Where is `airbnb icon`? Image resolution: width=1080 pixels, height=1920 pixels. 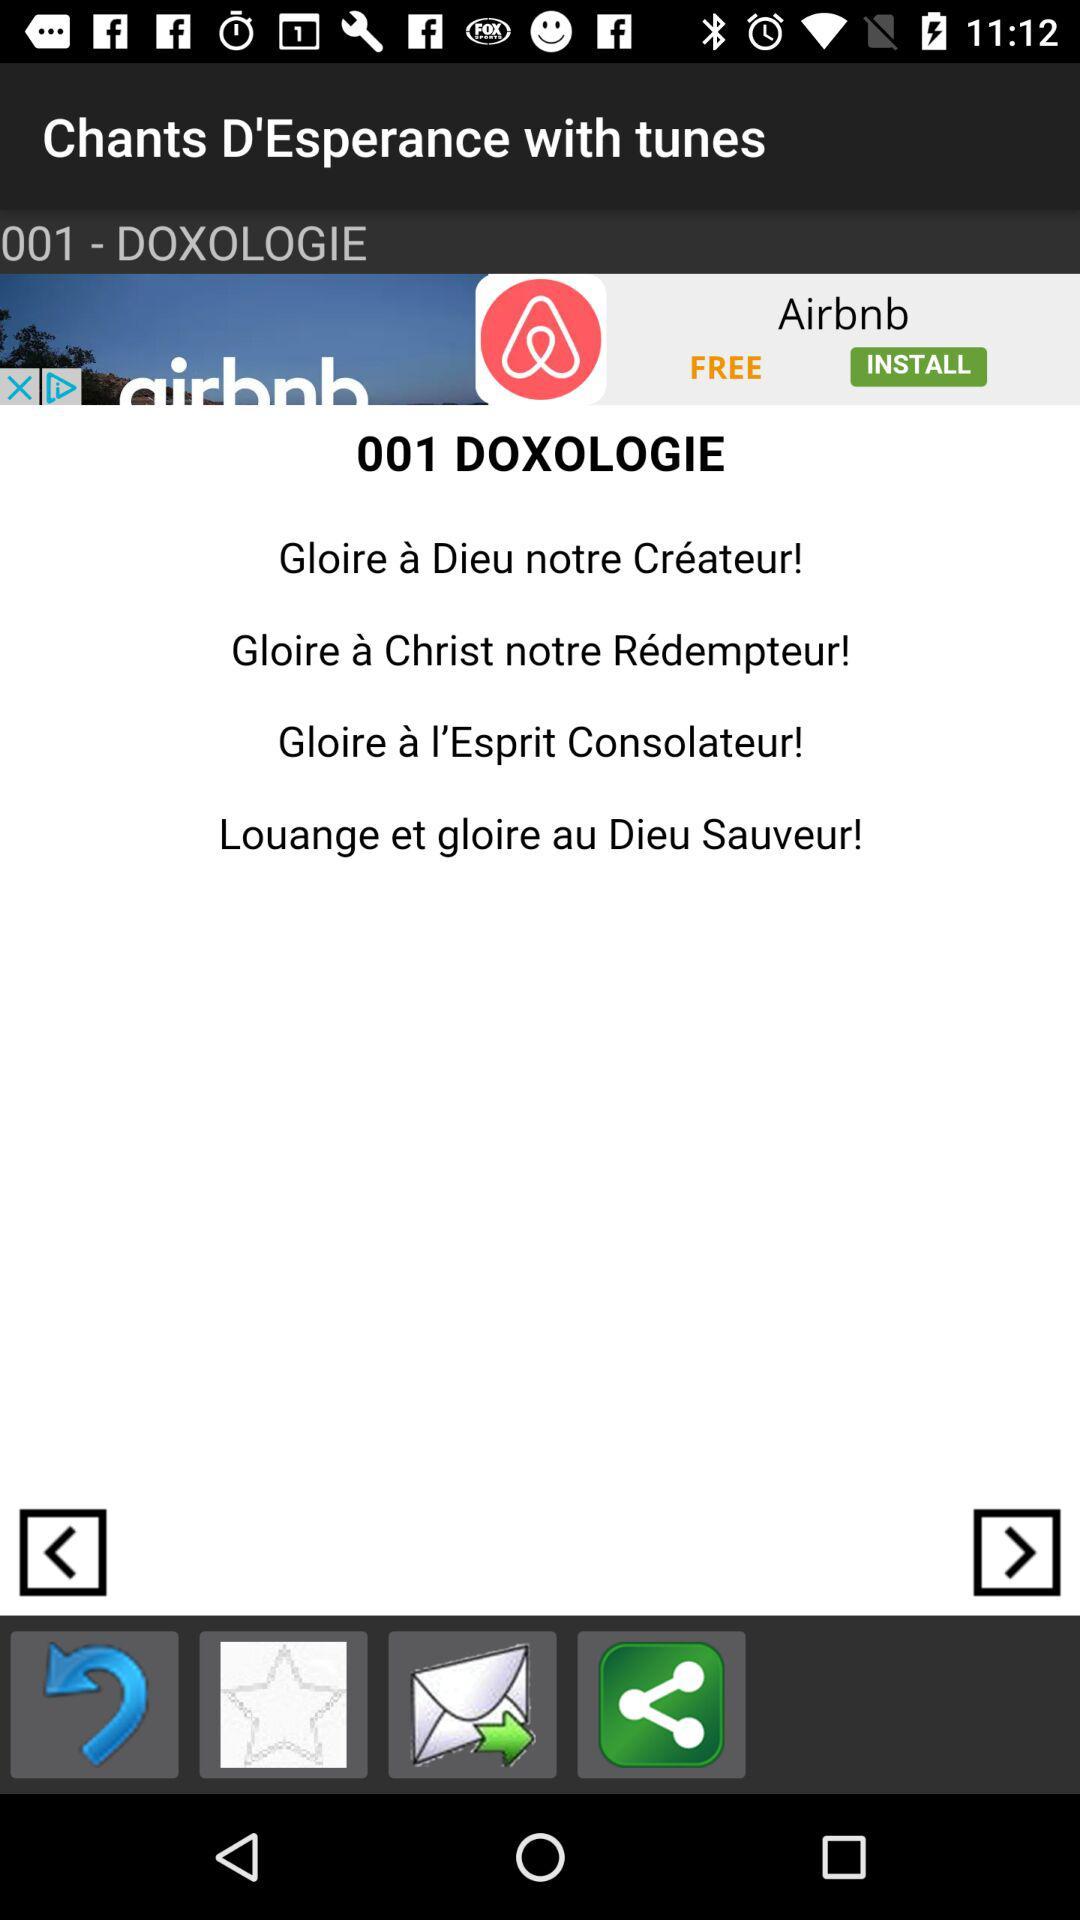 airbnb icon is located at coordinates (540, 339).